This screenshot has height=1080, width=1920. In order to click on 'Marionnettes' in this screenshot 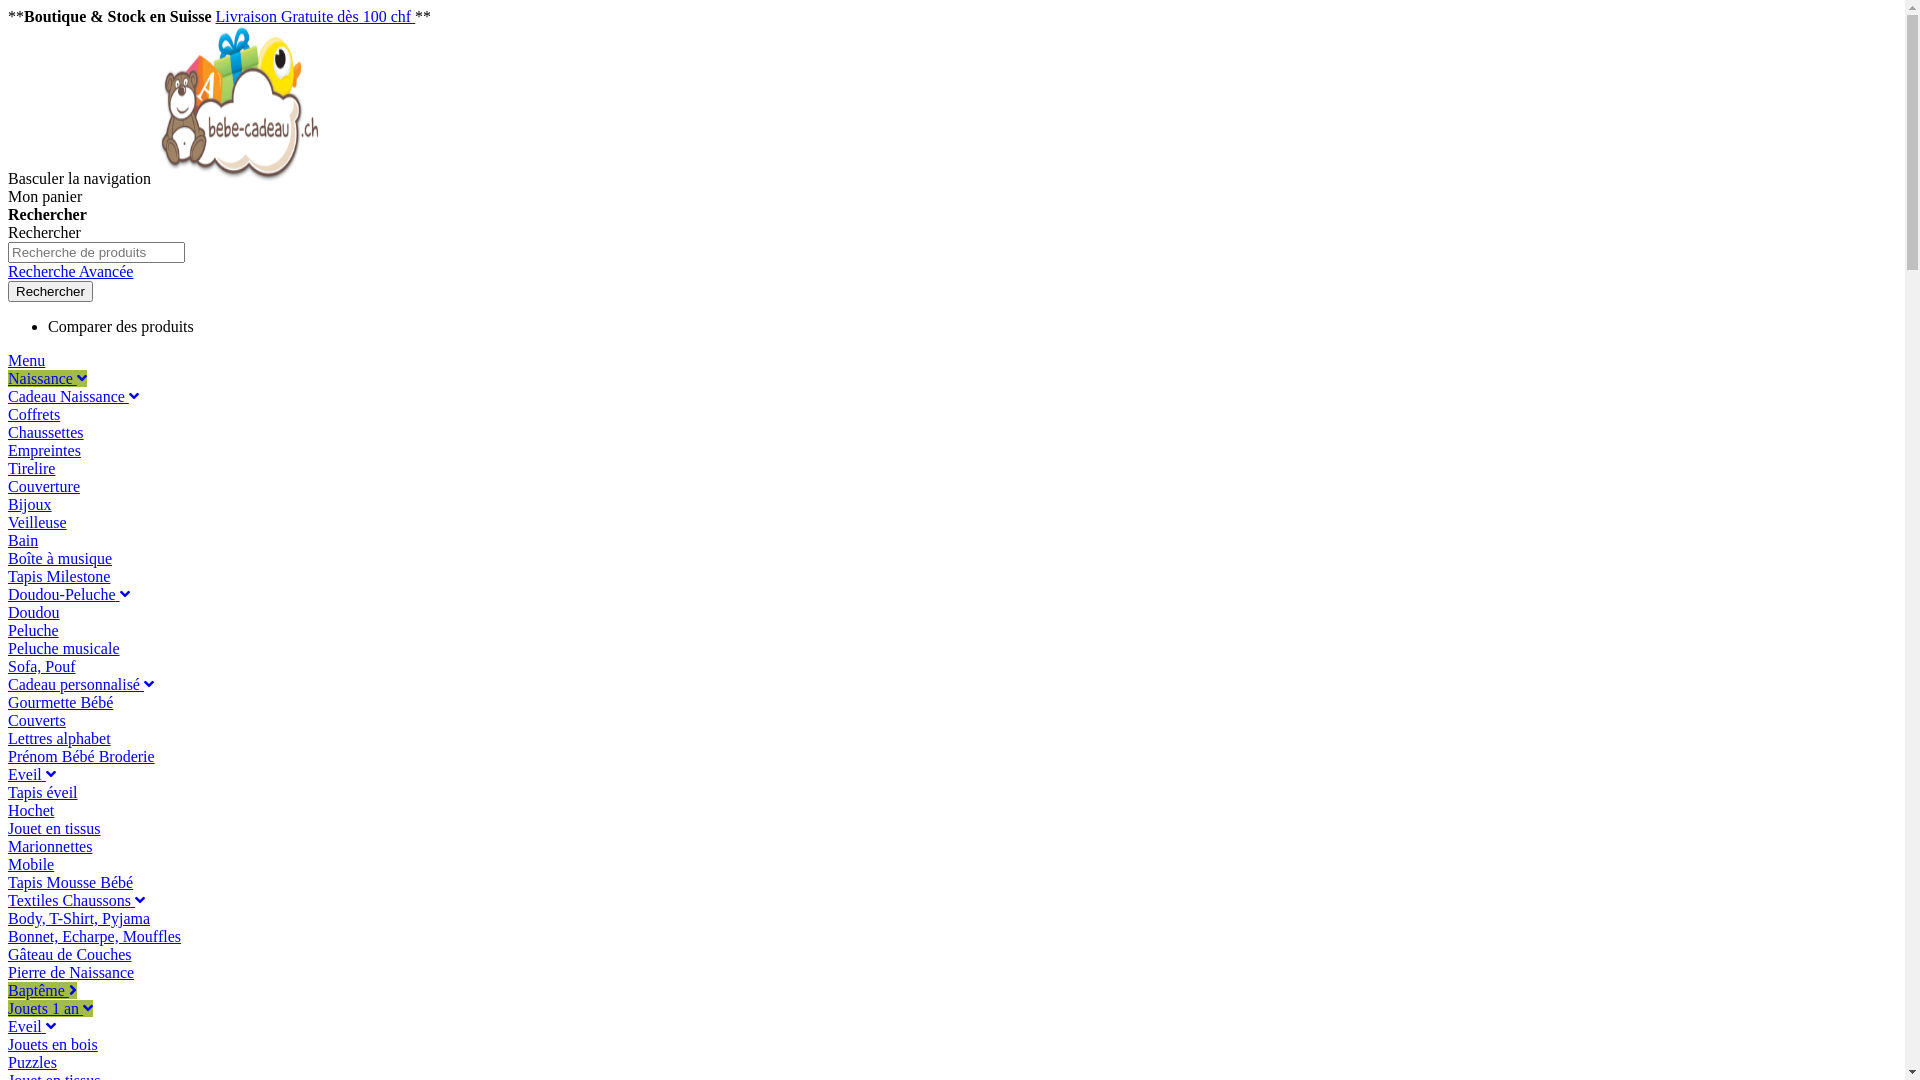, I will do `click(49, 846)`.